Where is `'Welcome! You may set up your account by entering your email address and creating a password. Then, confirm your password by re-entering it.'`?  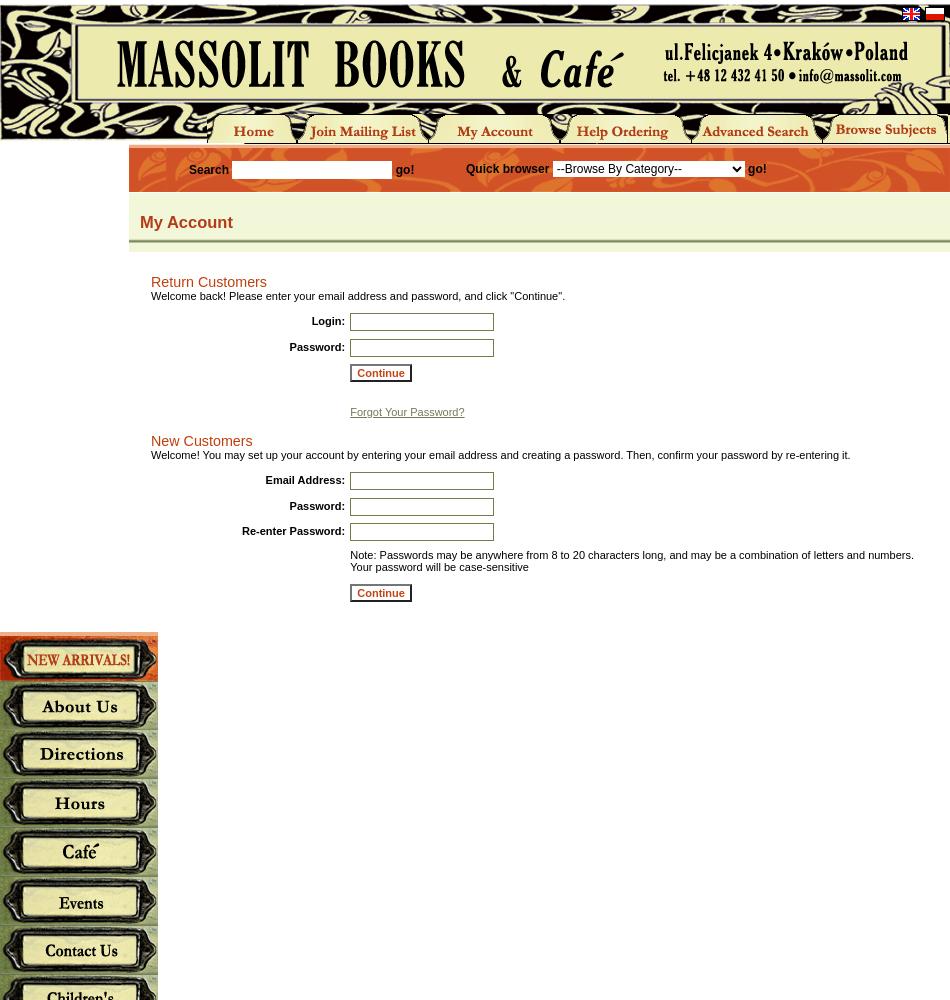 'Welcome! You may set up your account by entering your email address and creating a password. Then, confirm your password by re-entering it.' is located at coordinates (500, 454).